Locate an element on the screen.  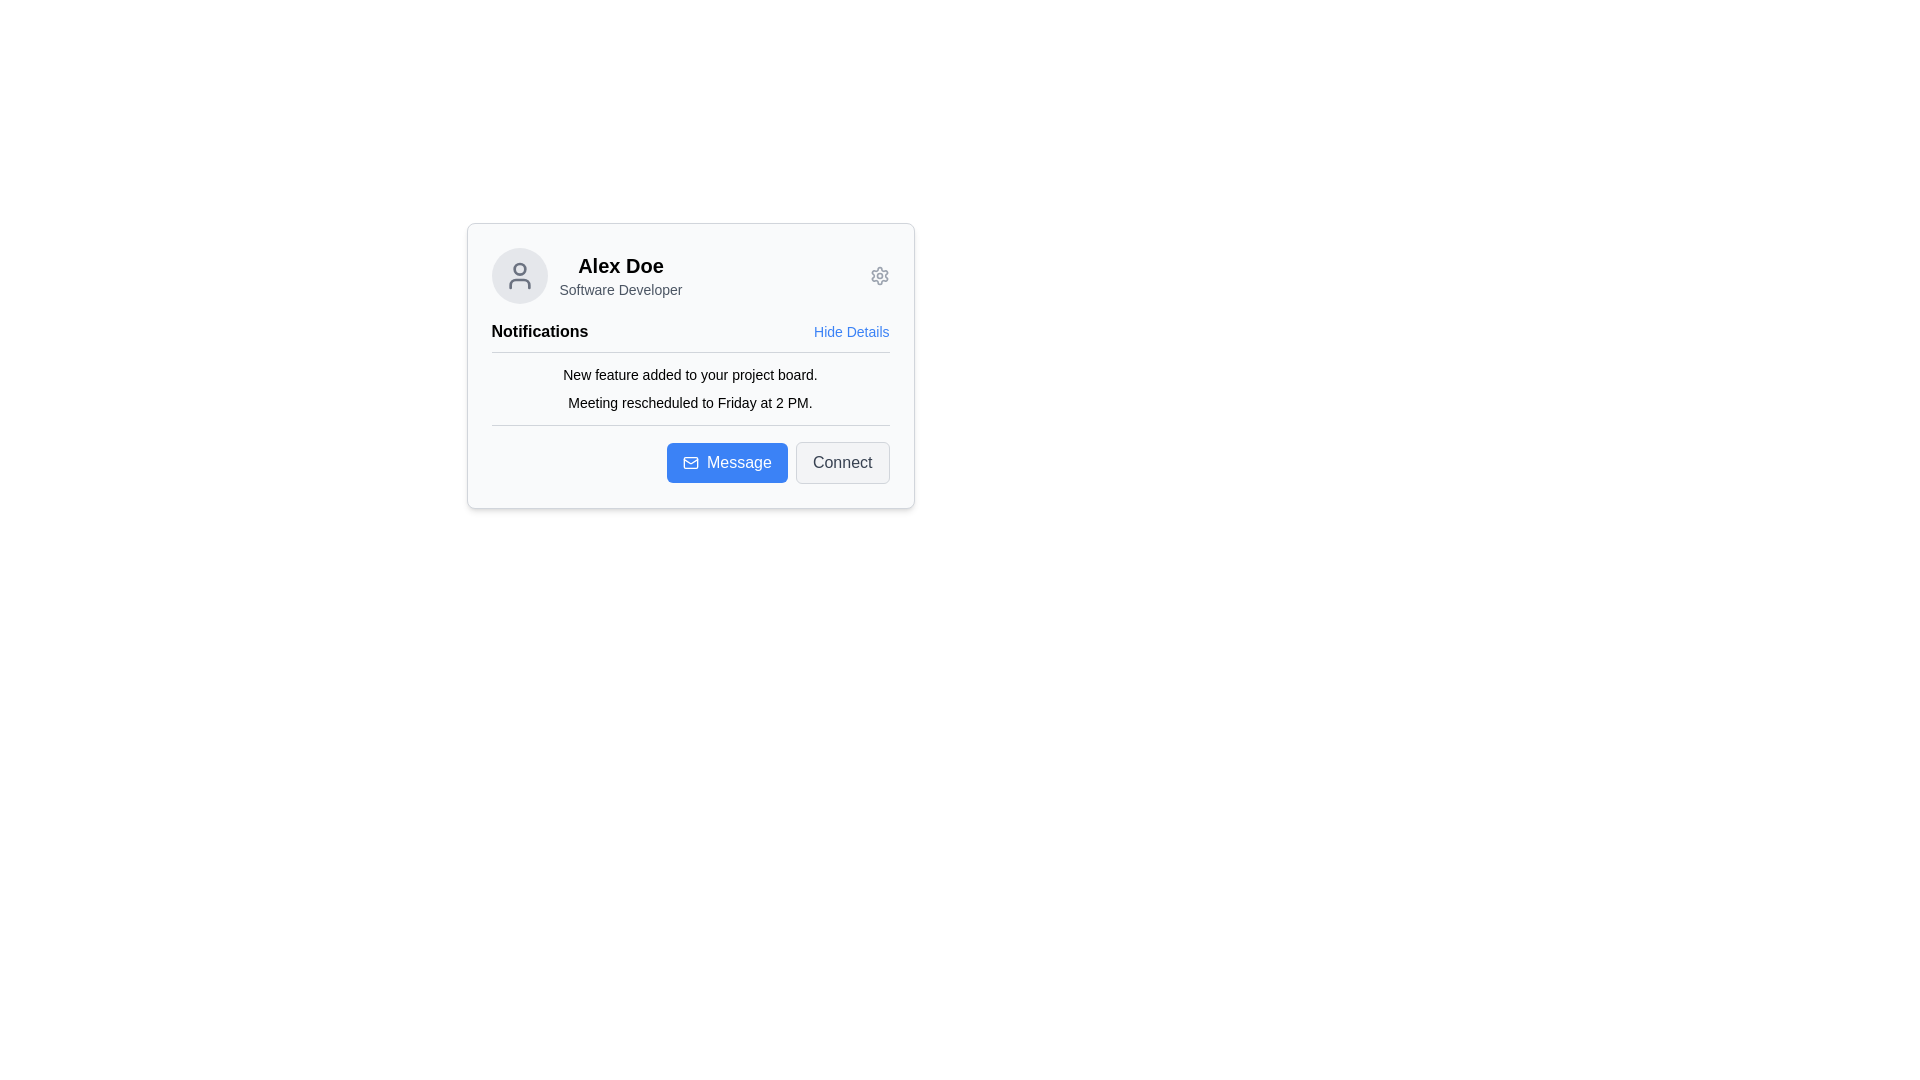
the 'Message' button located in the toolbar at the bottom of the card interface is located at coordinates (726, 462).